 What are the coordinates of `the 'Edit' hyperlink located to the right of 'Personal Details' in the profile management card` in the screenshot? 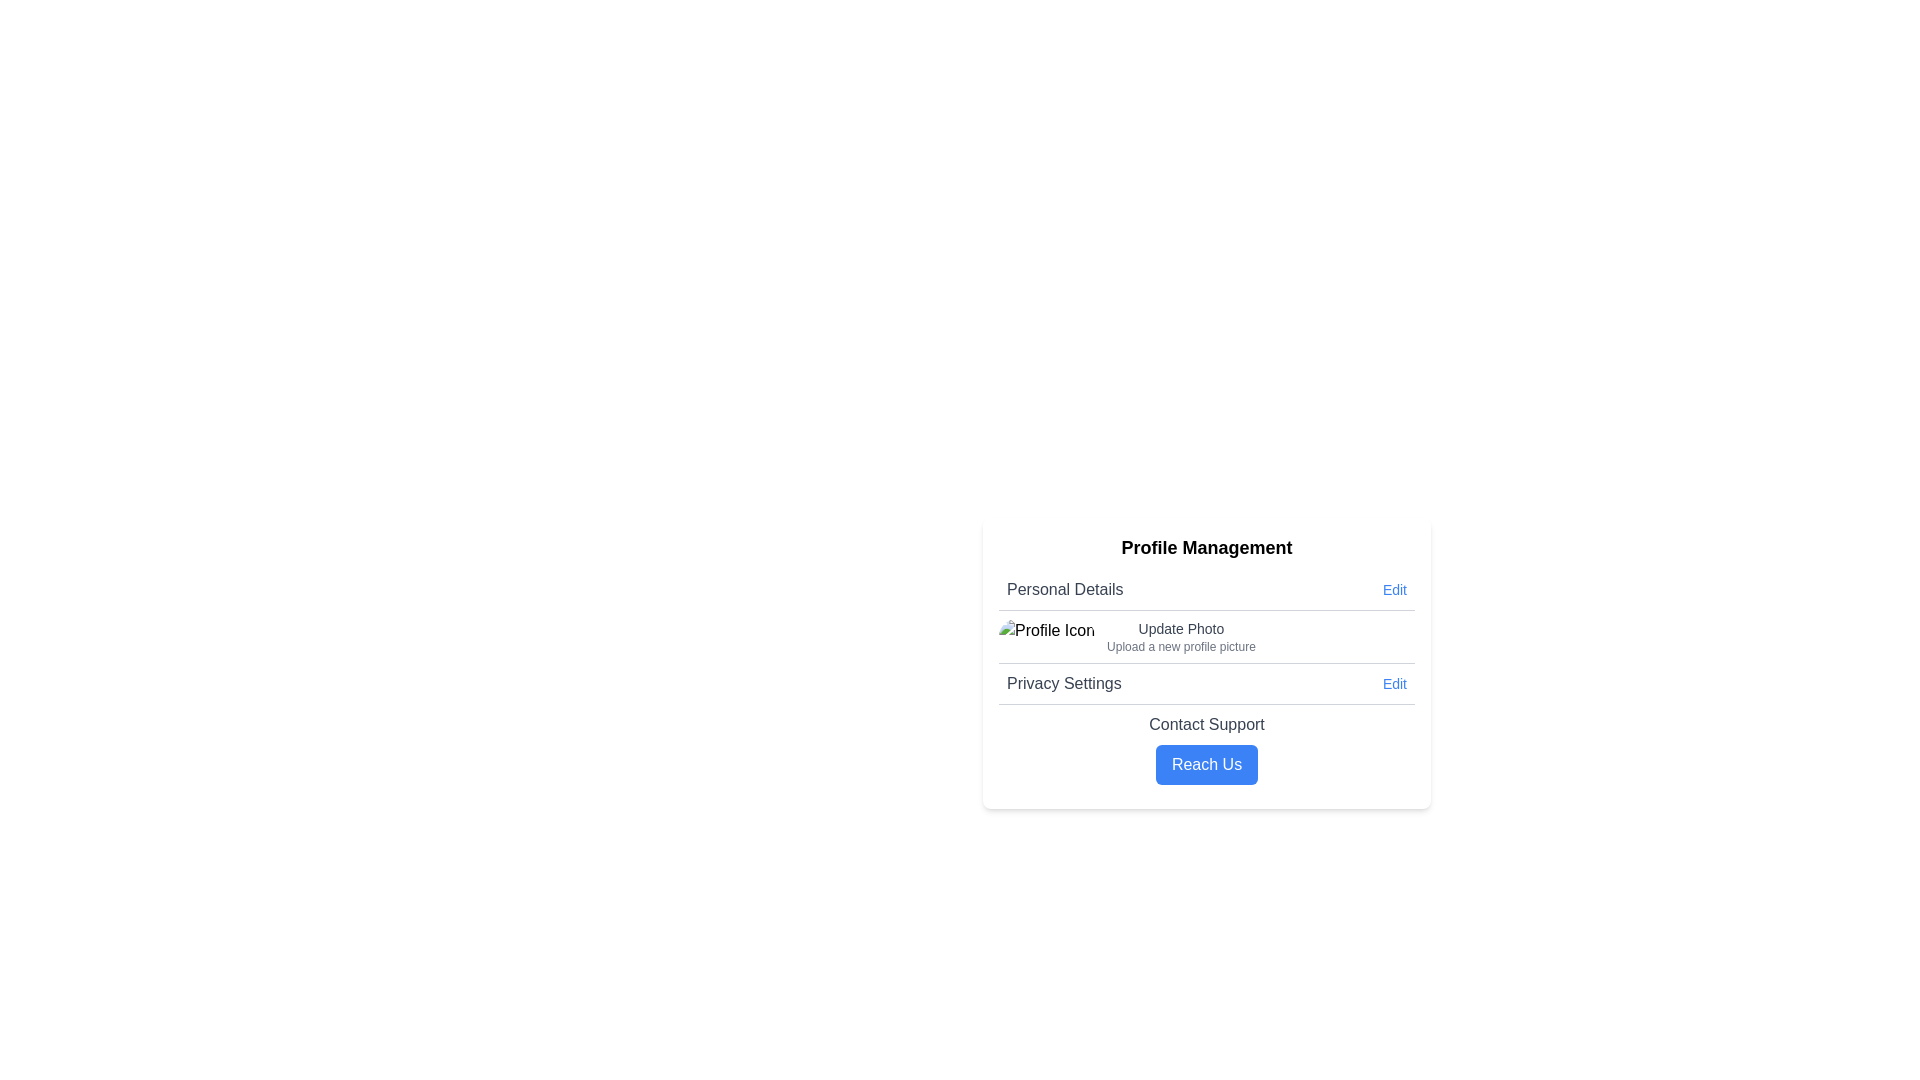 It's located at (1393, 589).